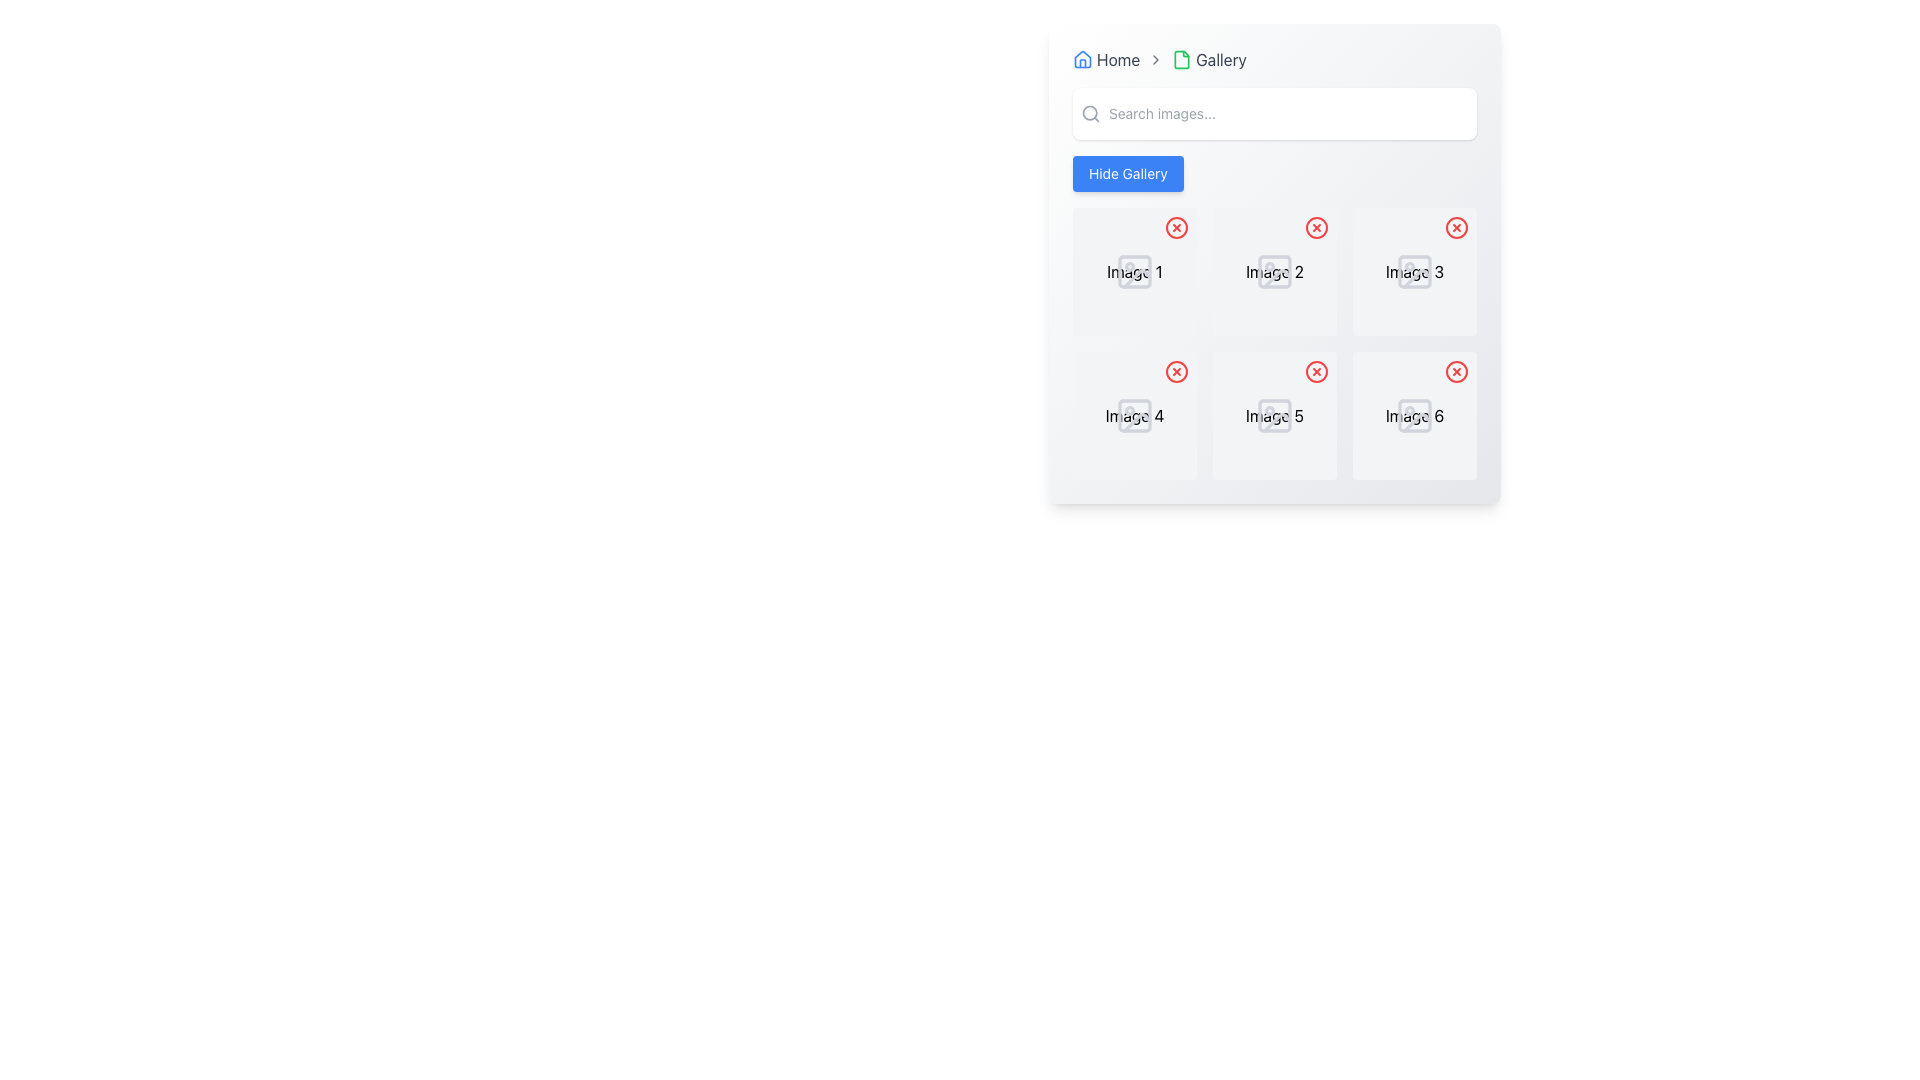  I want to click on the Search Input Field located underneath the breadcrumb navigation labeled 'Home > Gallery', so click(1274, 114).